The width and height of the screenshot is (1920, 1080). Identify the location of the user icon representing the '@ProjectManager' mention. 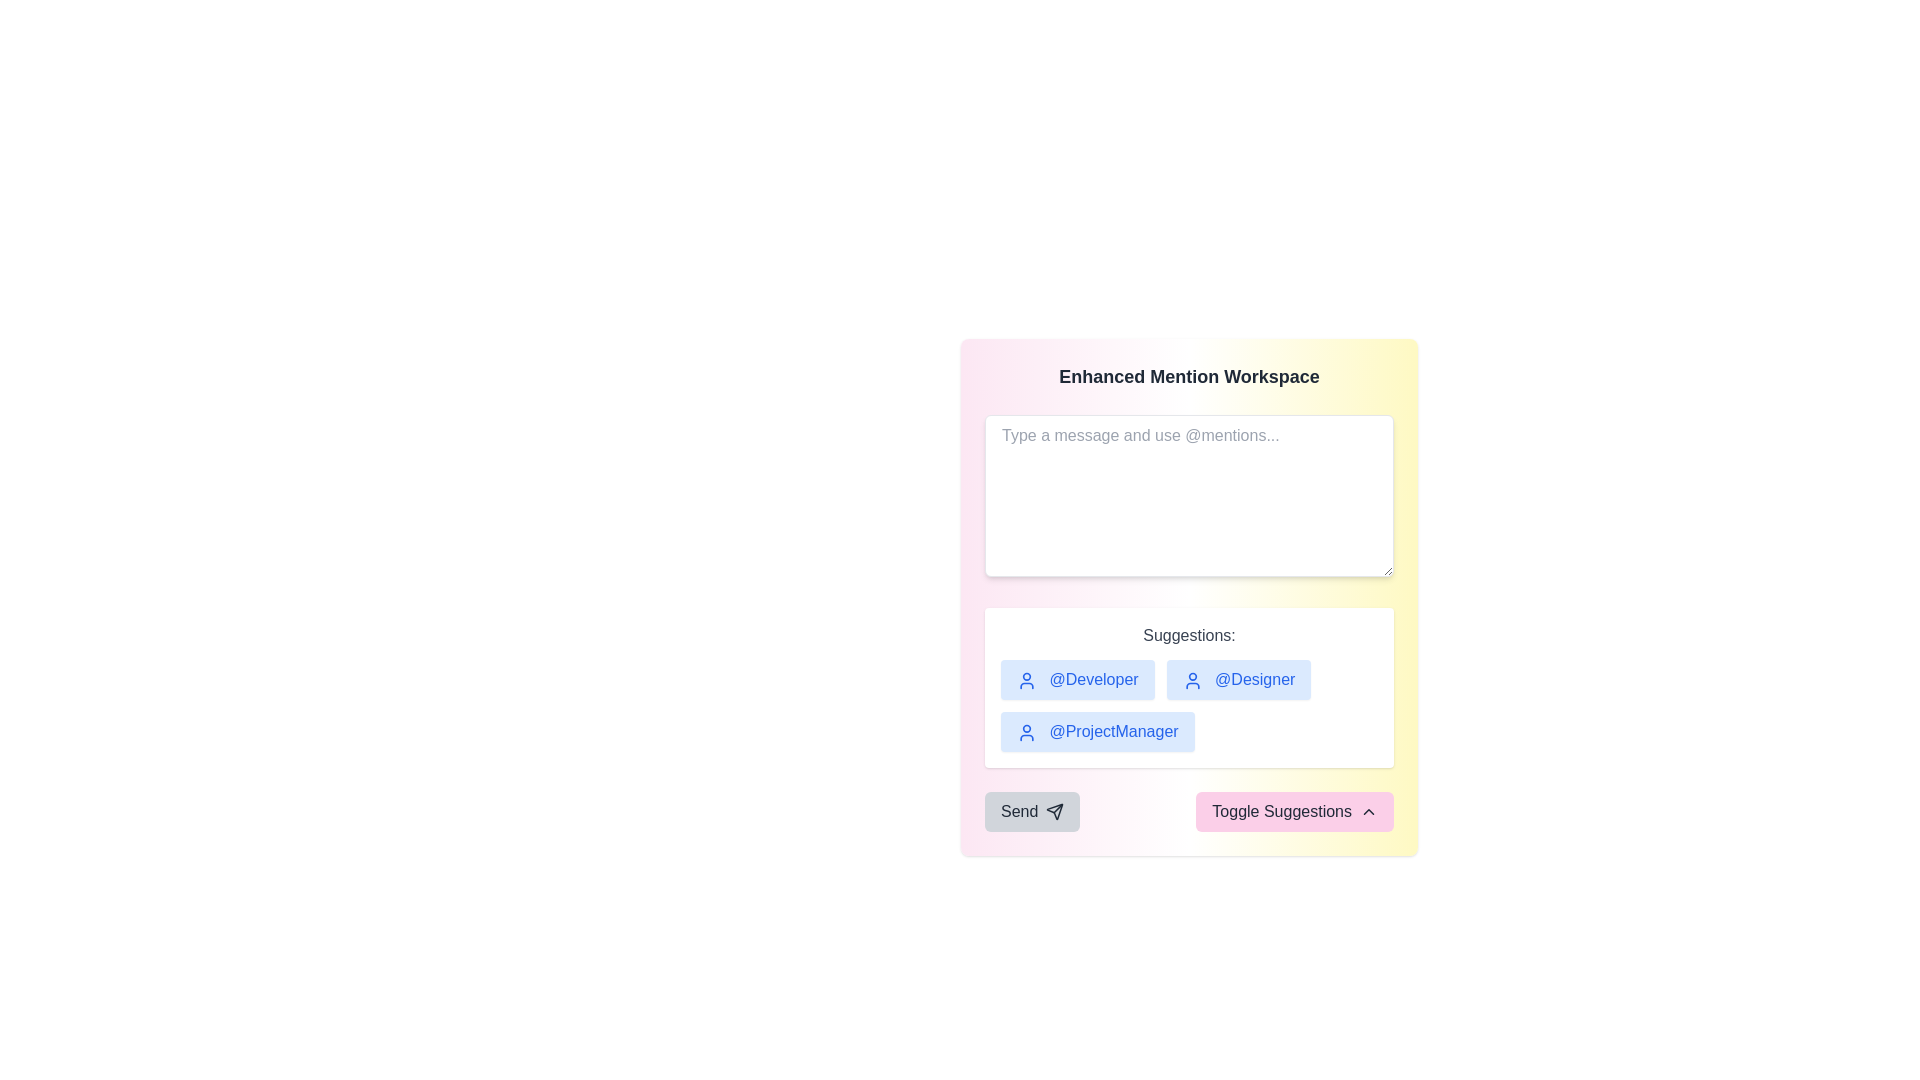
(1027, 732).